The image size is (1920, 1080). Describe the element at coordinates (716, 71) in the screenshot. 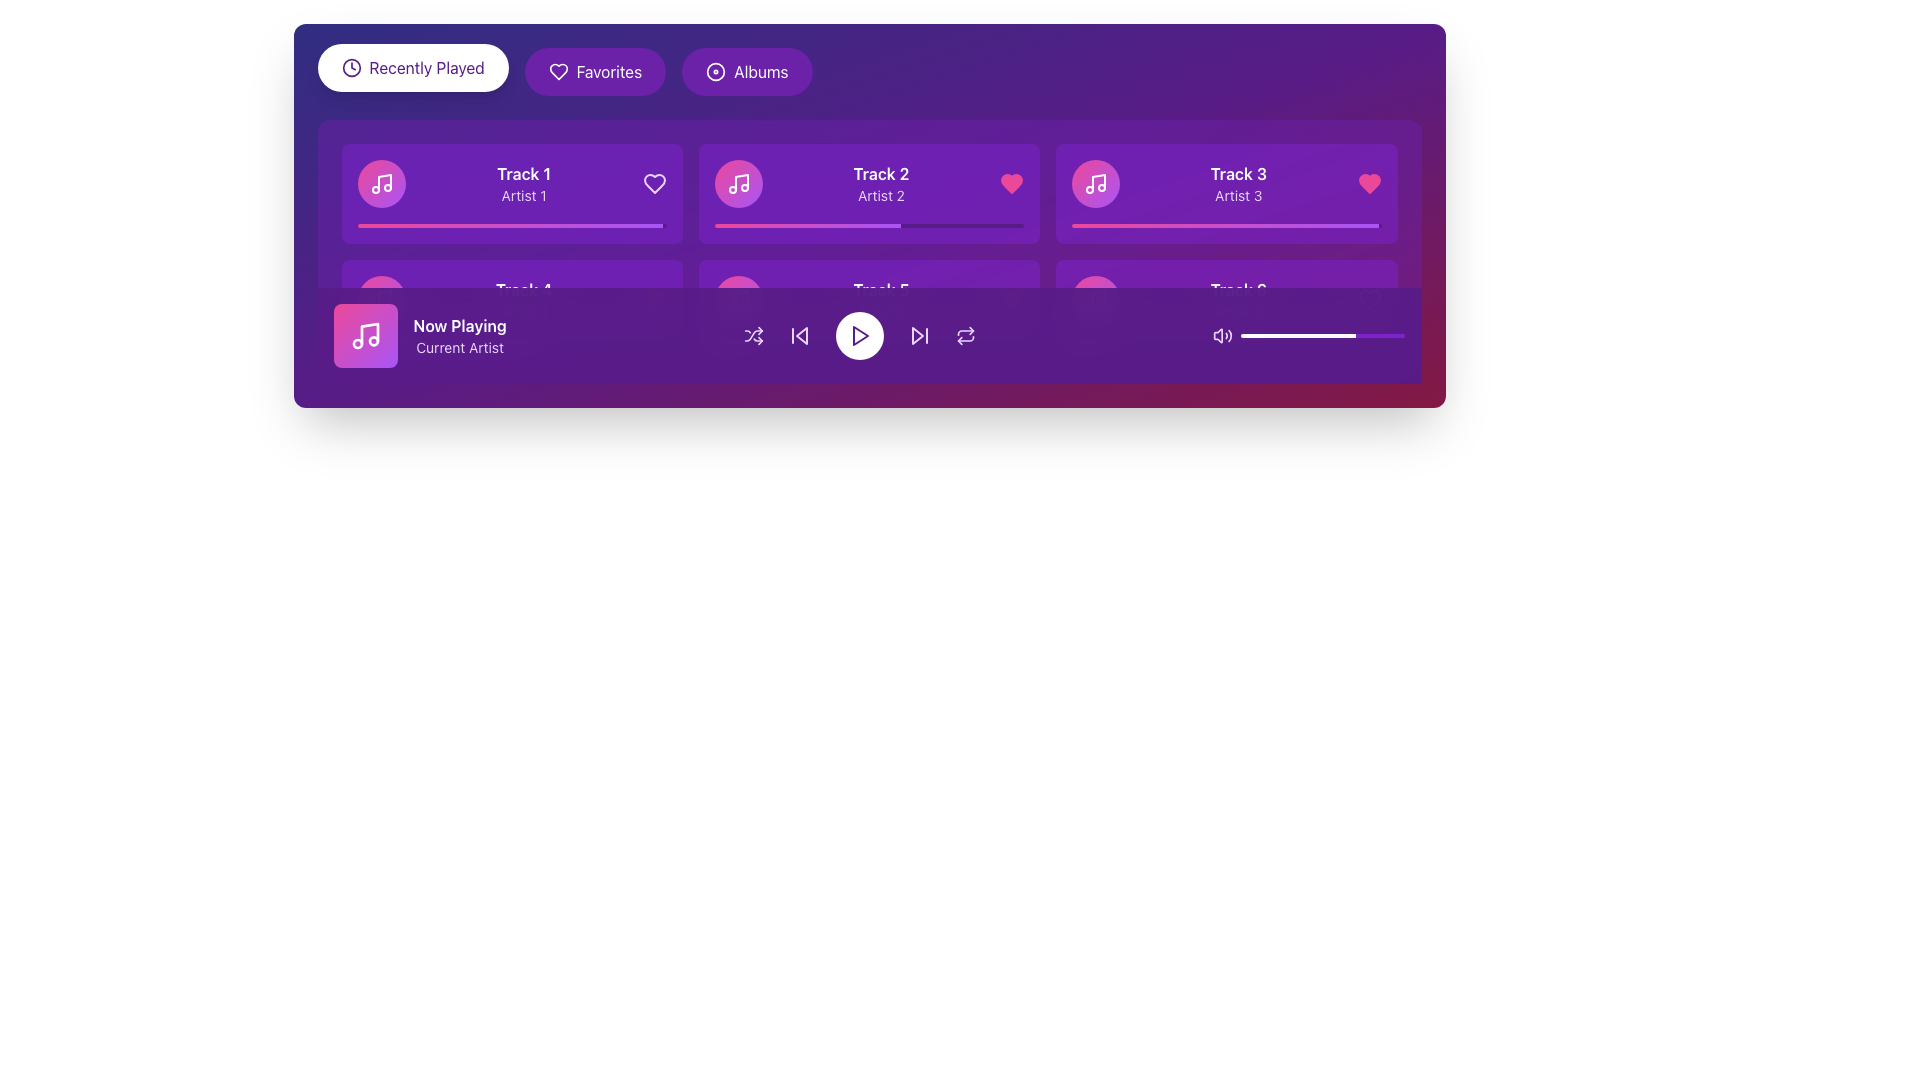

I see `the vector graphic icon representing the 'Albums' category in the top navigation bar, which is positioned to the left of the text label 'Albums'` at that location.